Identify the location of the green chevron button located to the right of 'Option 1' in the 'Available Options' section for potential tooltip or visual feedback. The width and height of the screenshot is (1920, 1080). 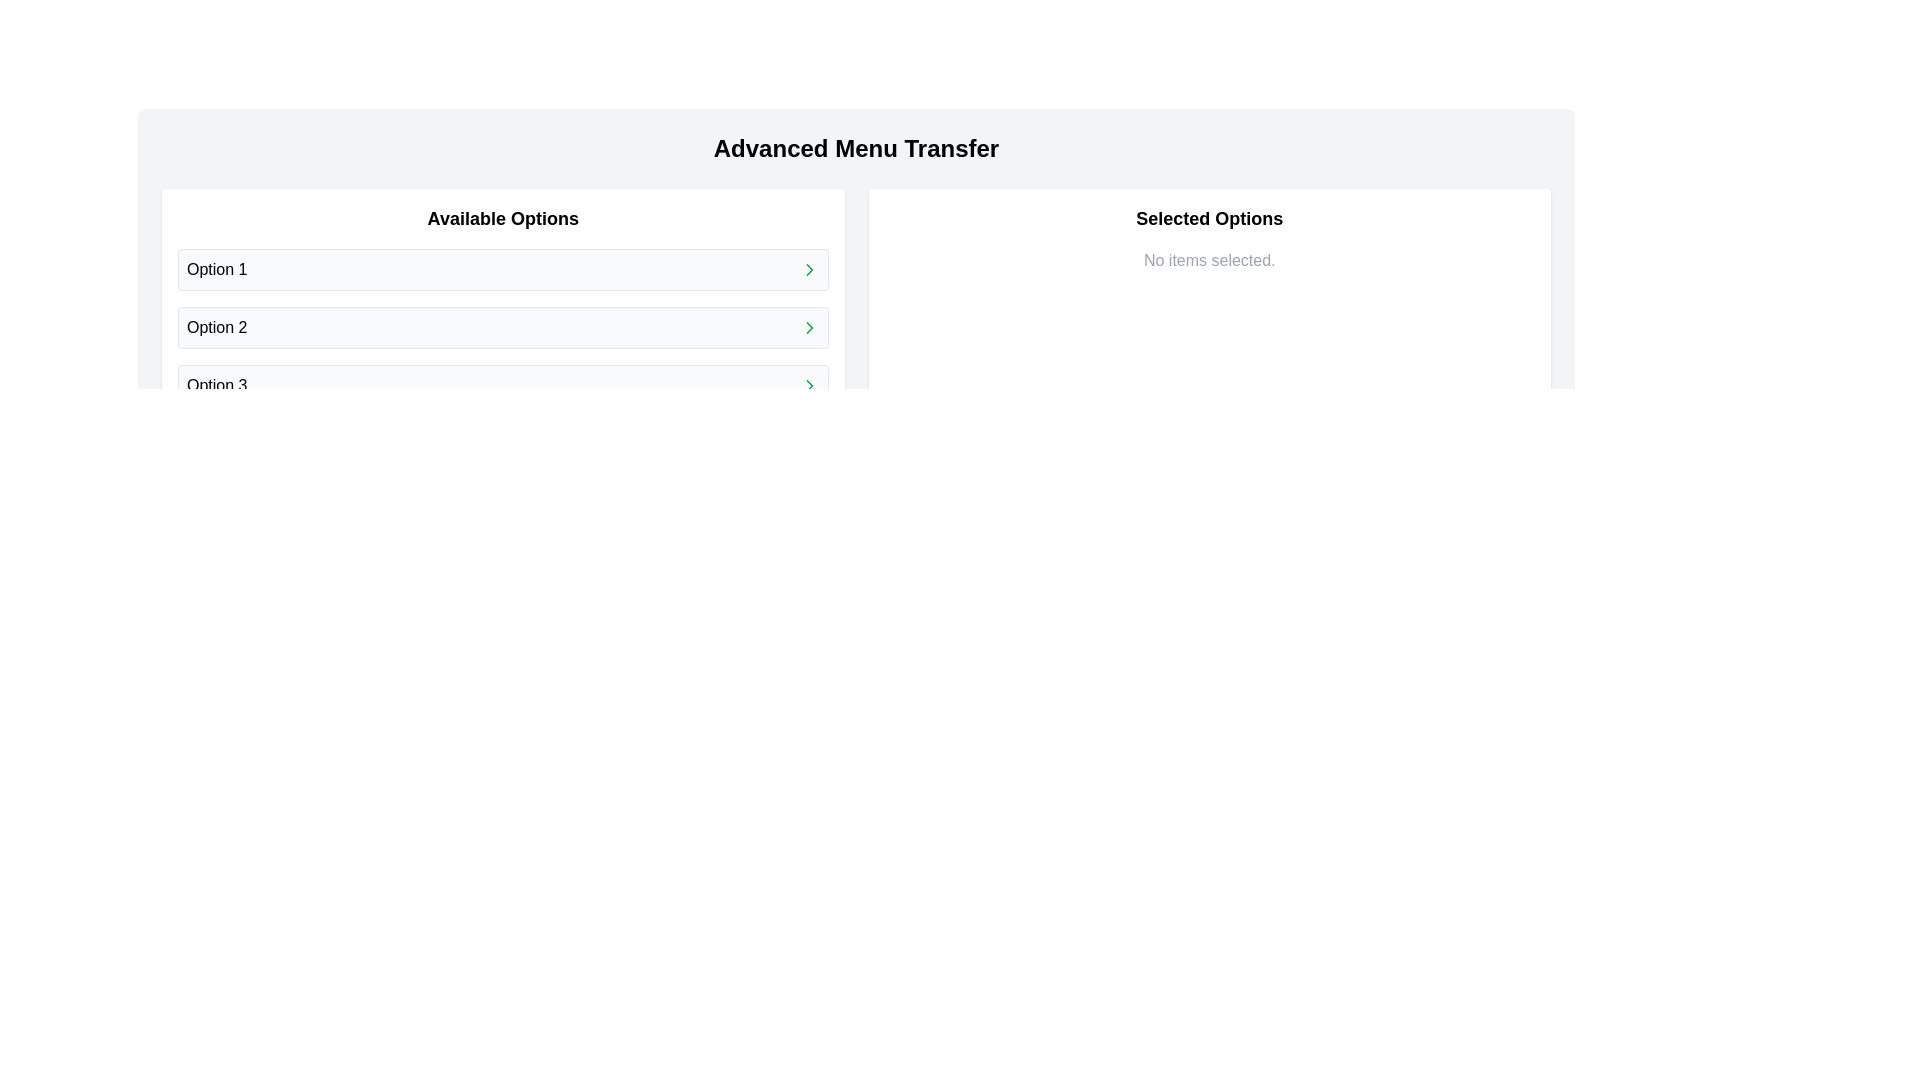
(809, 270).